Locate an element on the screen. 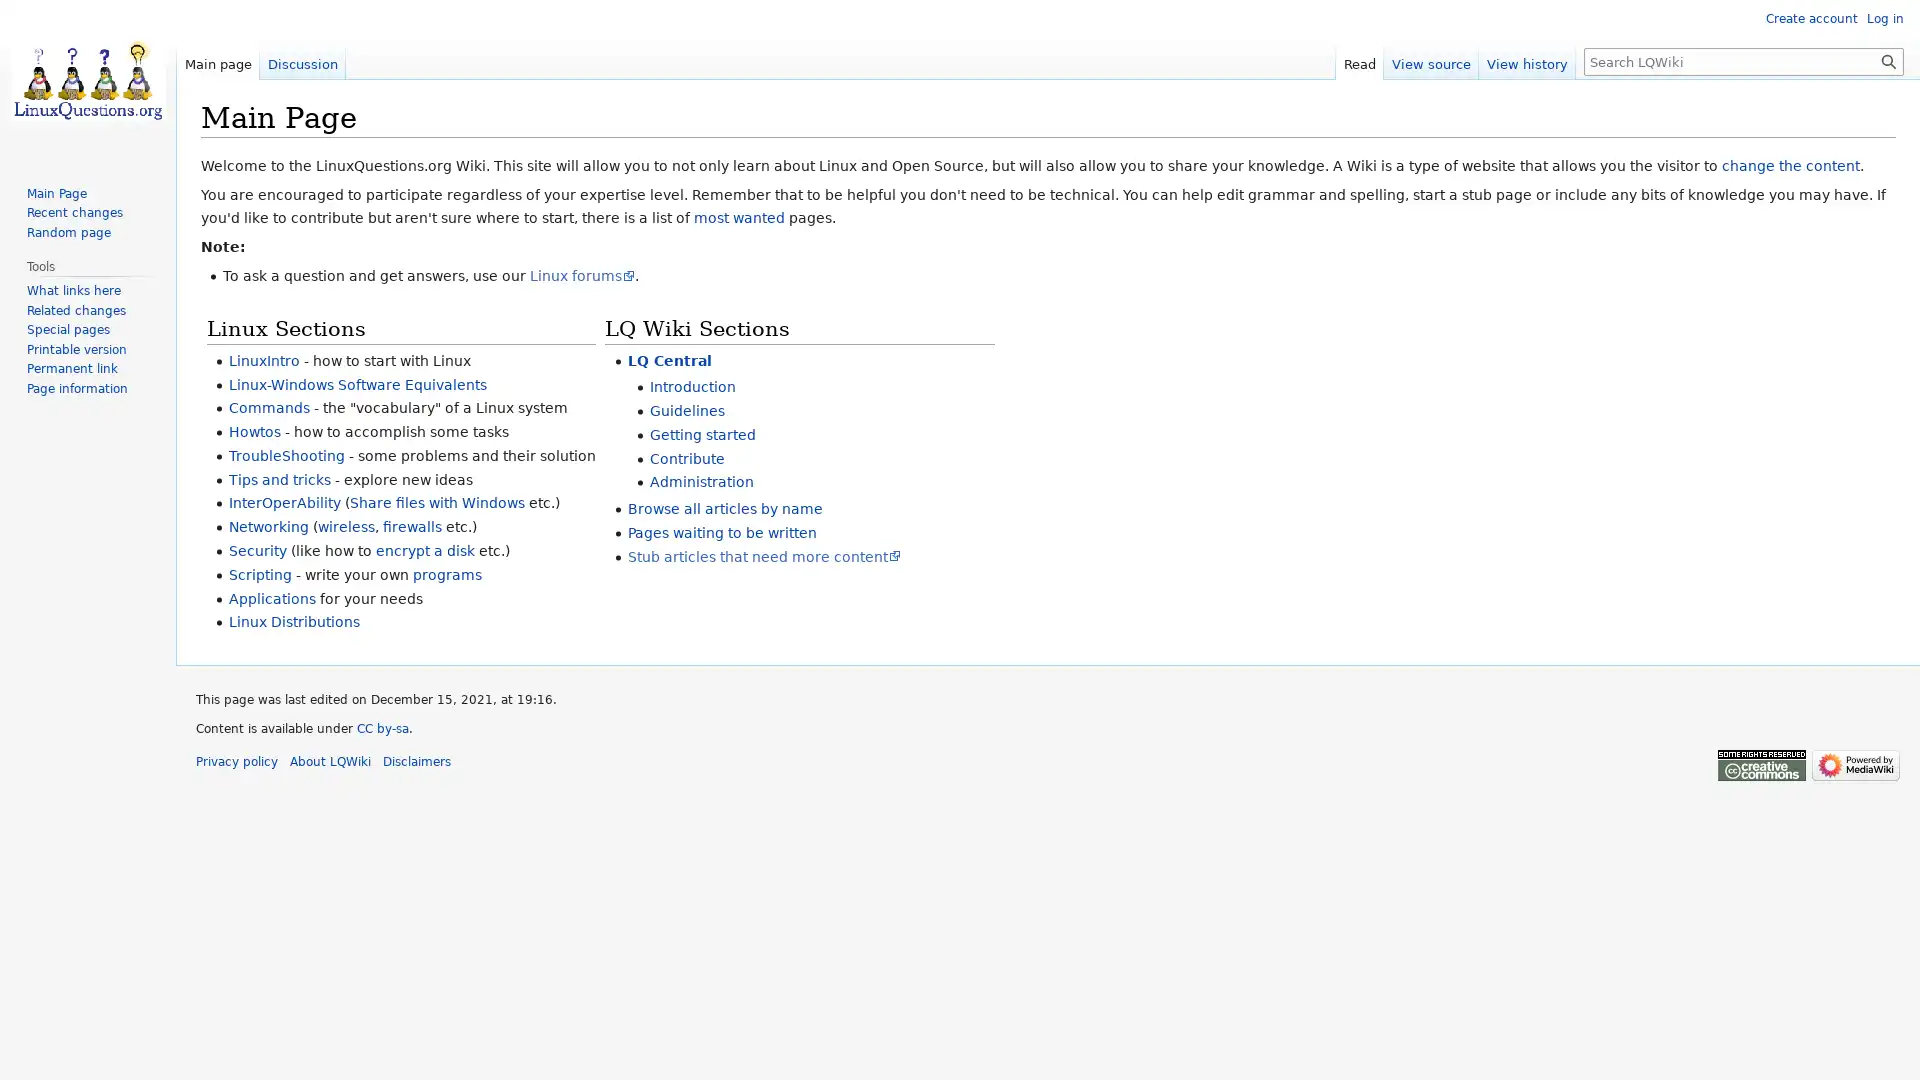 The image size is (1920, 1080). Go is located at coordinates (1888, 60).